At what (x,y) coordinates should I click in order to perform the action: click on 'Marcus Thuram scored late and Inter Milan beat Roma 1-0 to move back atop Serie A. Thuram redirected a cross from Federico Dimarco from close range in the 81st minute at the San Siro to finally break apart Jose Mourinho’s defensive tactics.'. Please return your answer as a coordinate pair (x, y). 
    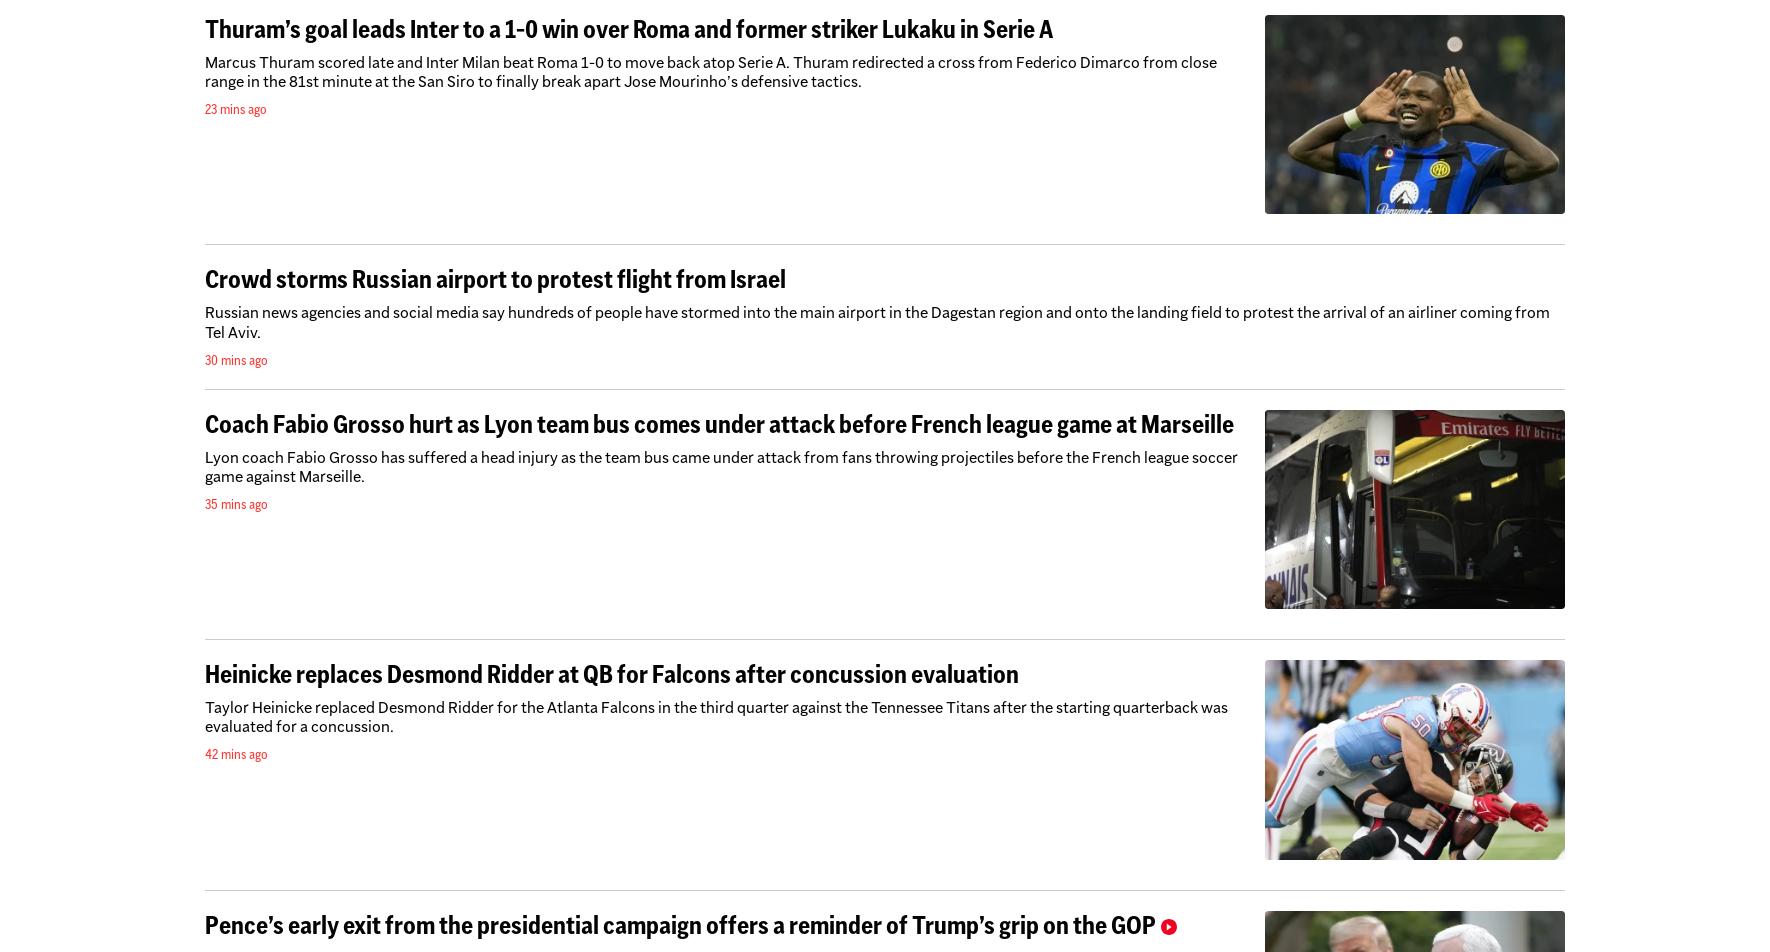
    Looking at the image, I should click on (710, 71).